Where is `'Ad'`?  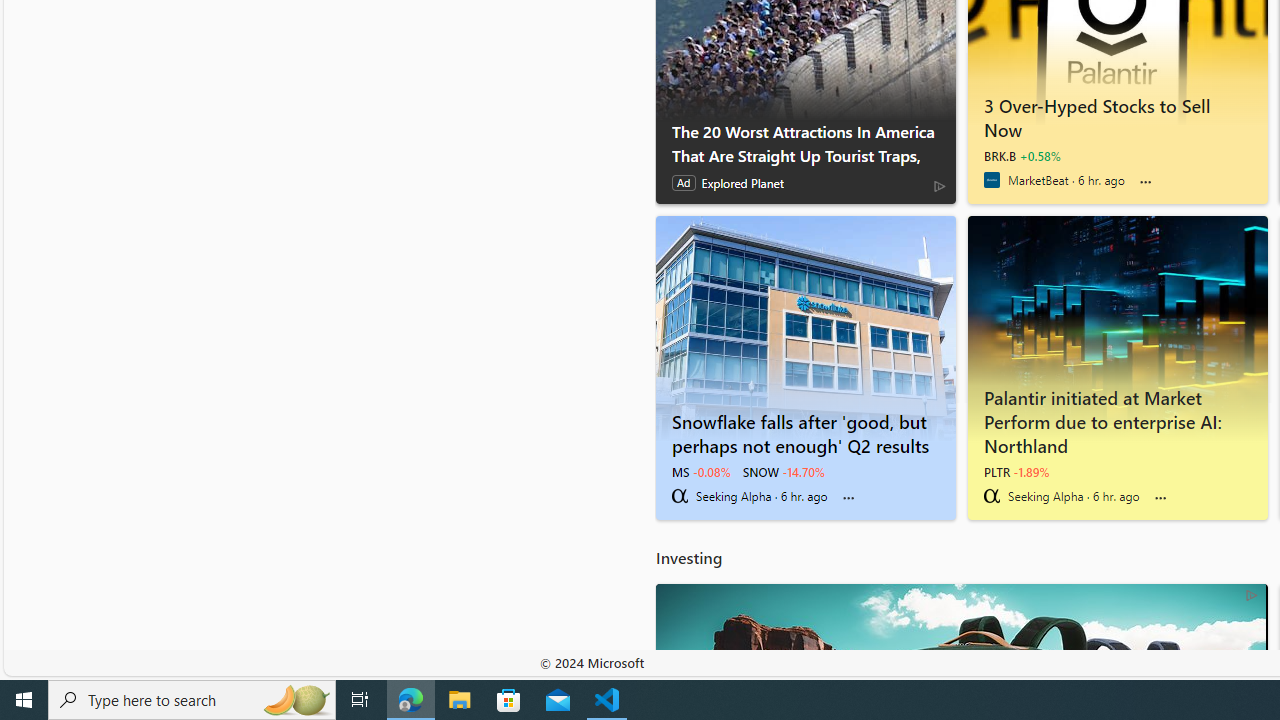
'Ad' is located at coordinates (683, 183).